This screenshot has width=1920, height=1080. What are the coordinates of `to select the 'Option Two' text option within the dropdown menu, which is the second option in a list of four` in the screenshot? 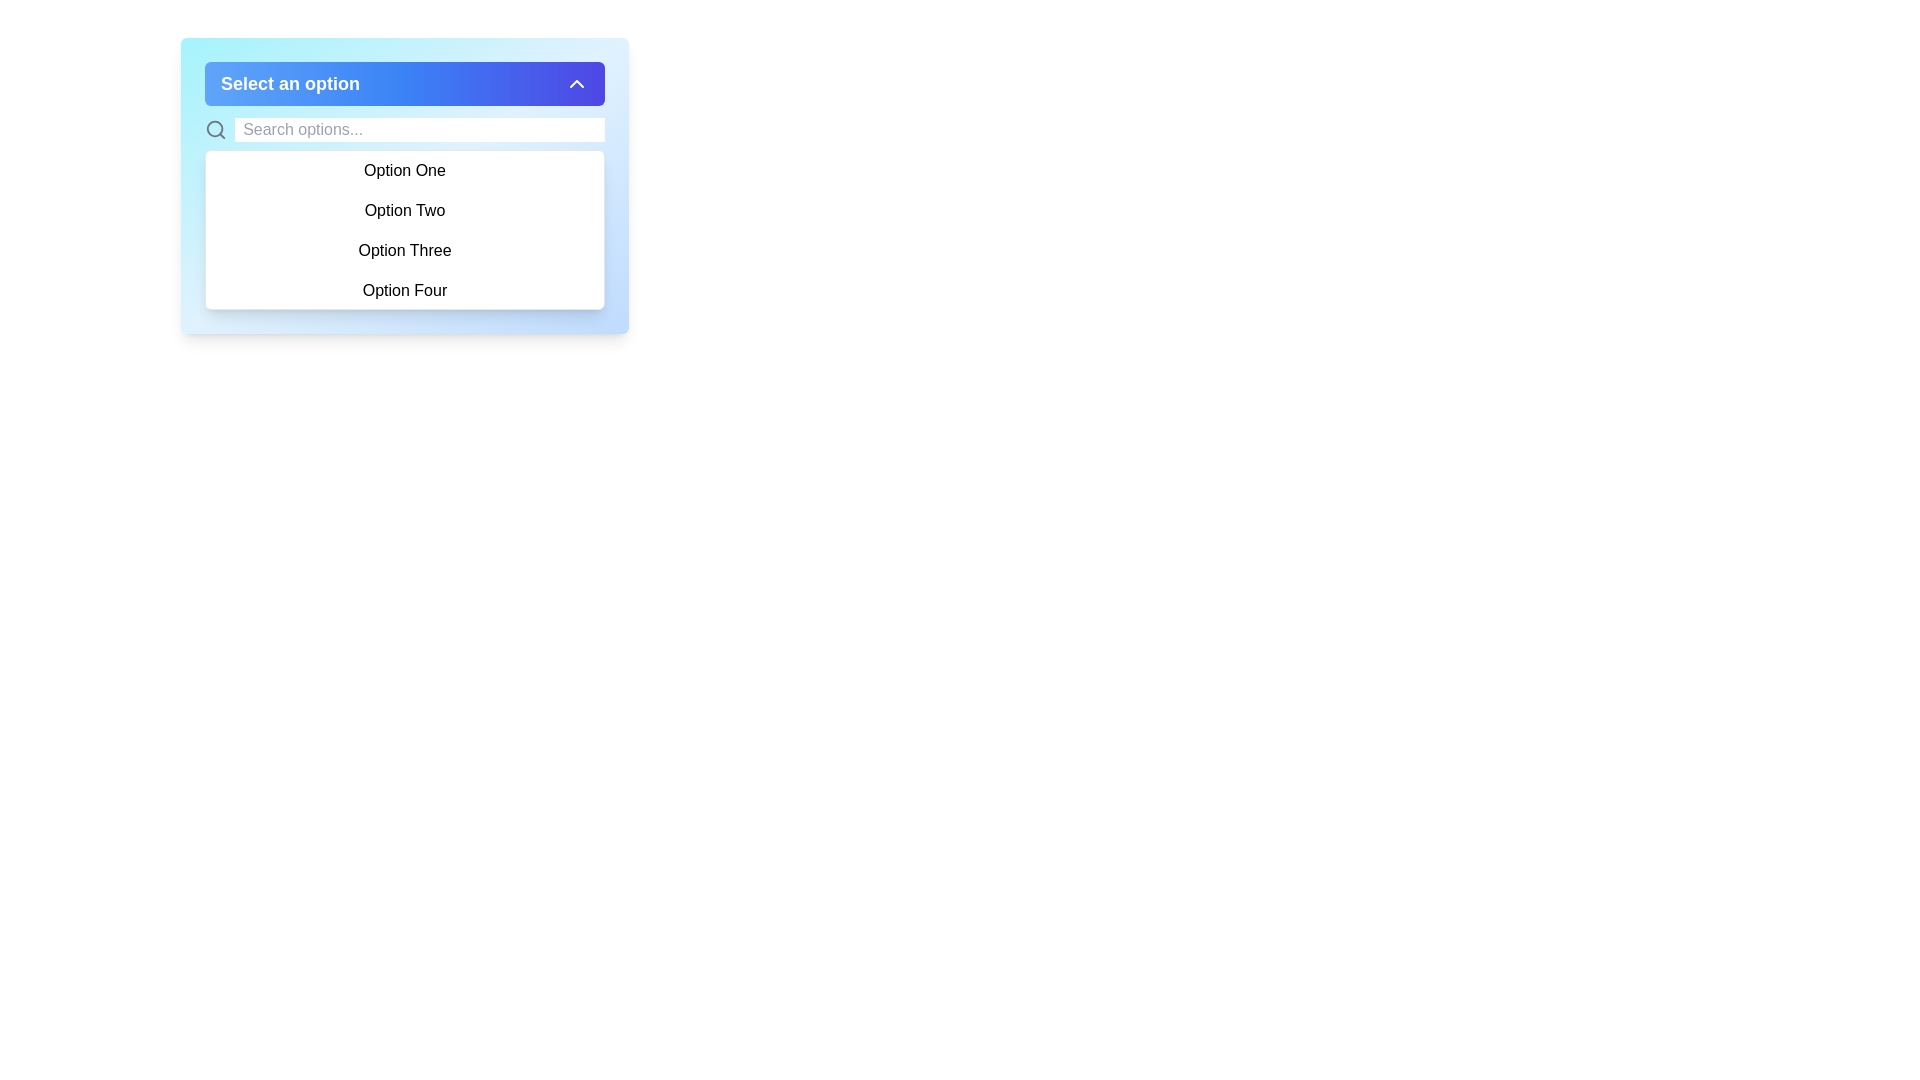 It's located at (403, 211).